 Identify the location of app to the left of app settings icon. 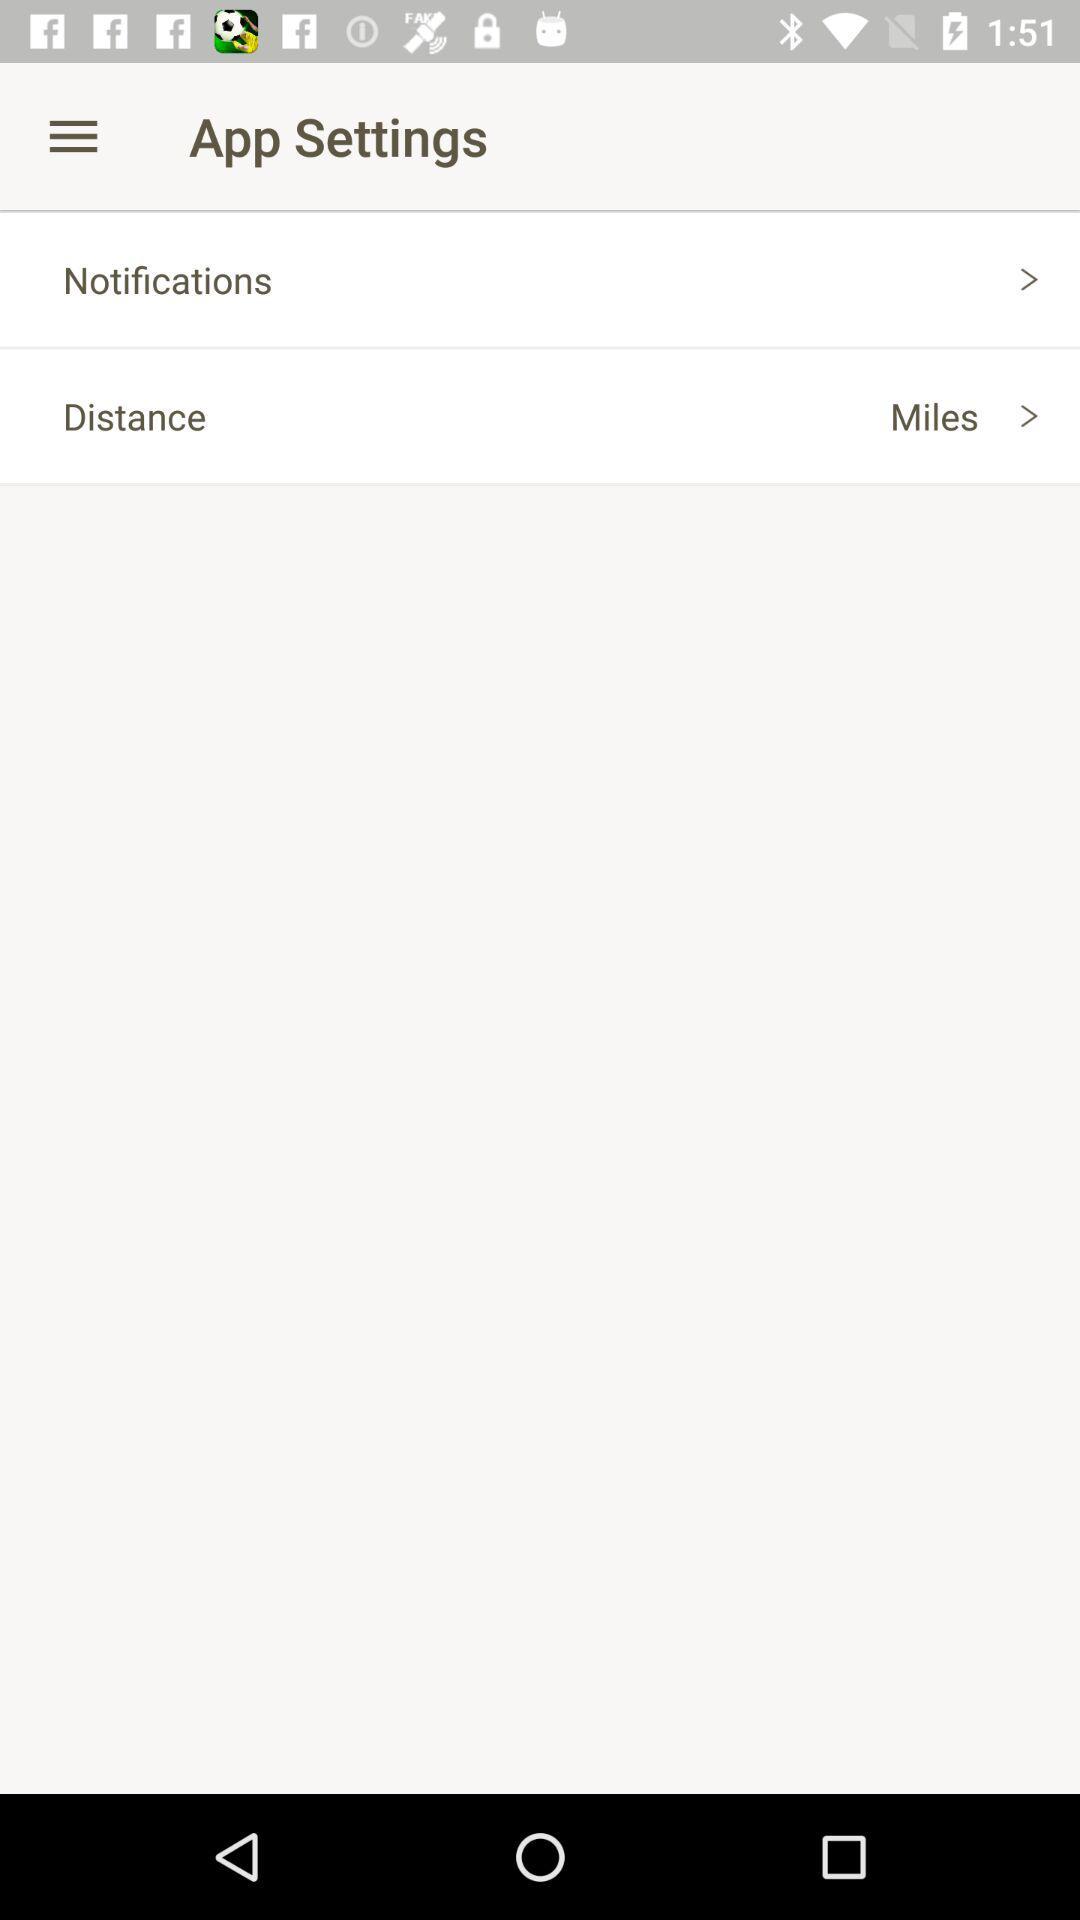
(72, 135).